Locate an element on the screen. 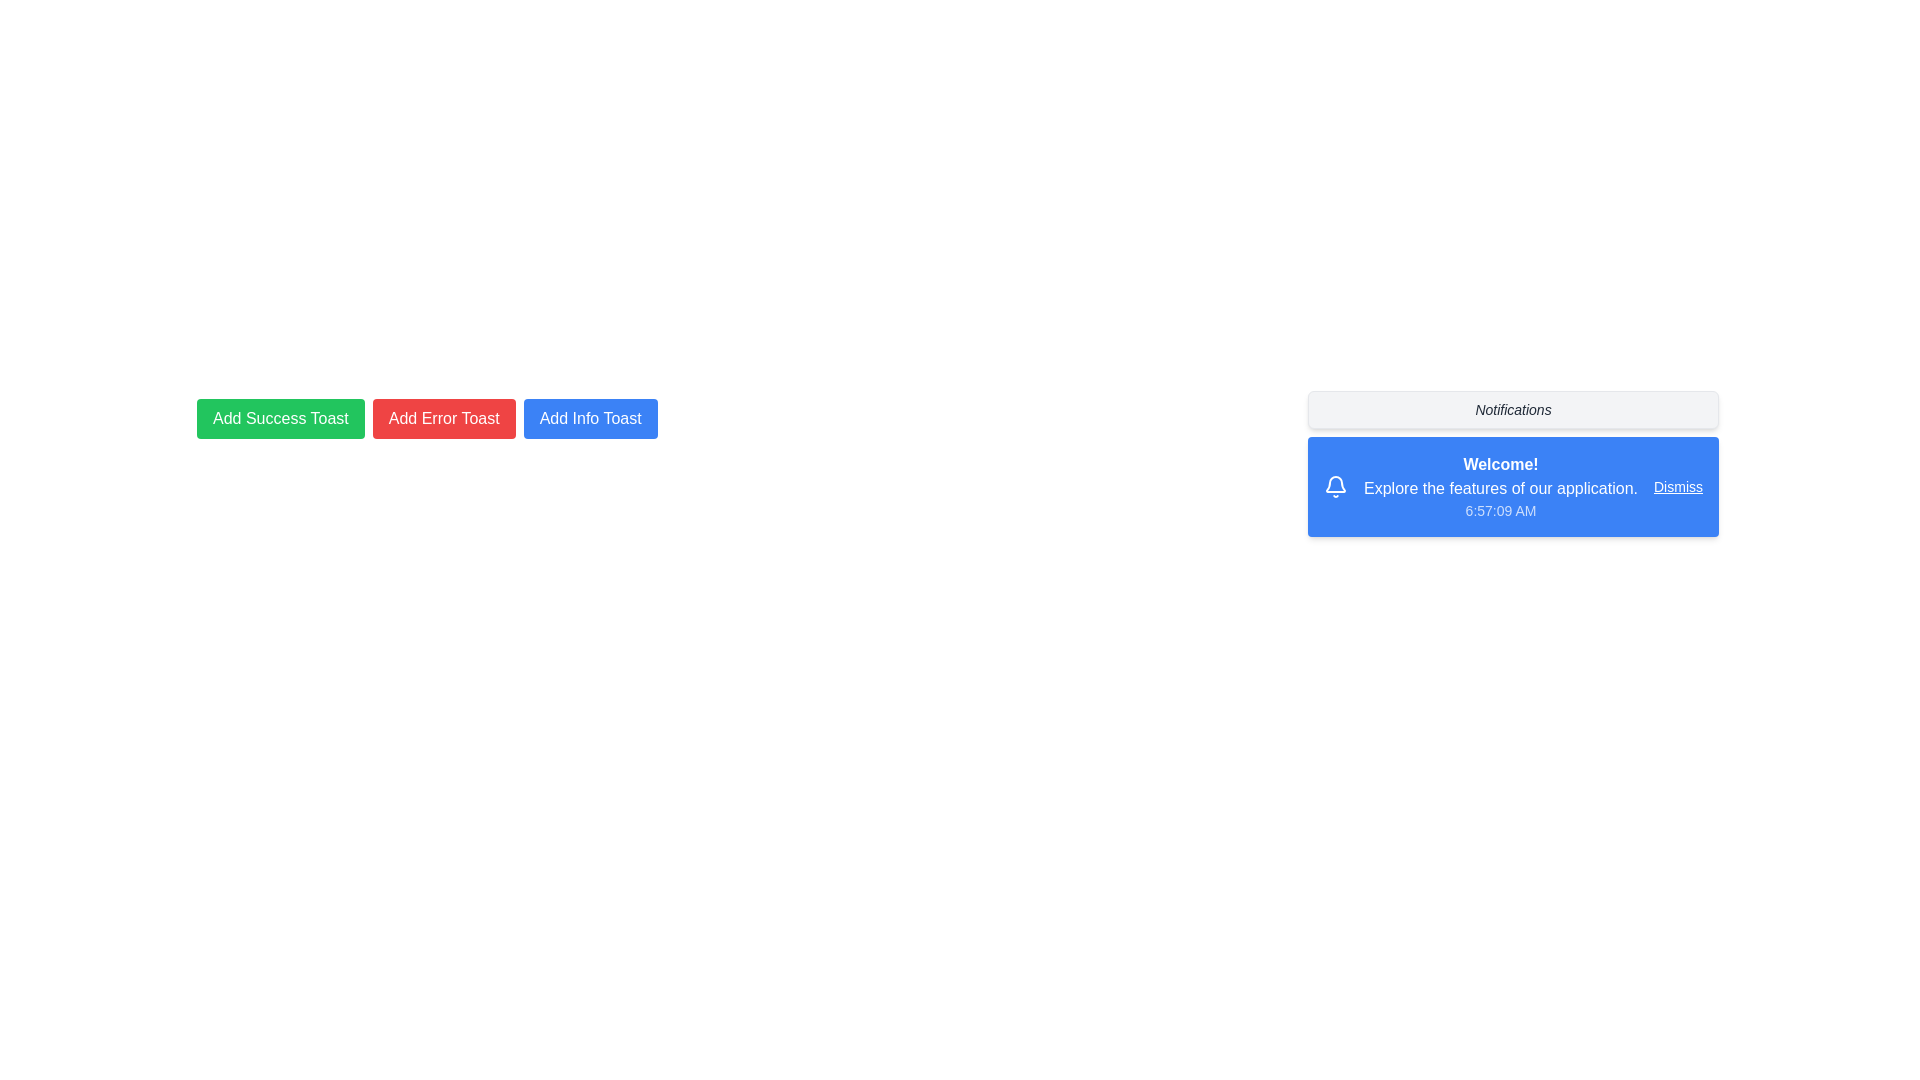 The height and width of the screenshot is (1080, 1920). the red 'Add Error Toast' button, which is the second button in a row of three buttons is located at coordinates (443, 418).